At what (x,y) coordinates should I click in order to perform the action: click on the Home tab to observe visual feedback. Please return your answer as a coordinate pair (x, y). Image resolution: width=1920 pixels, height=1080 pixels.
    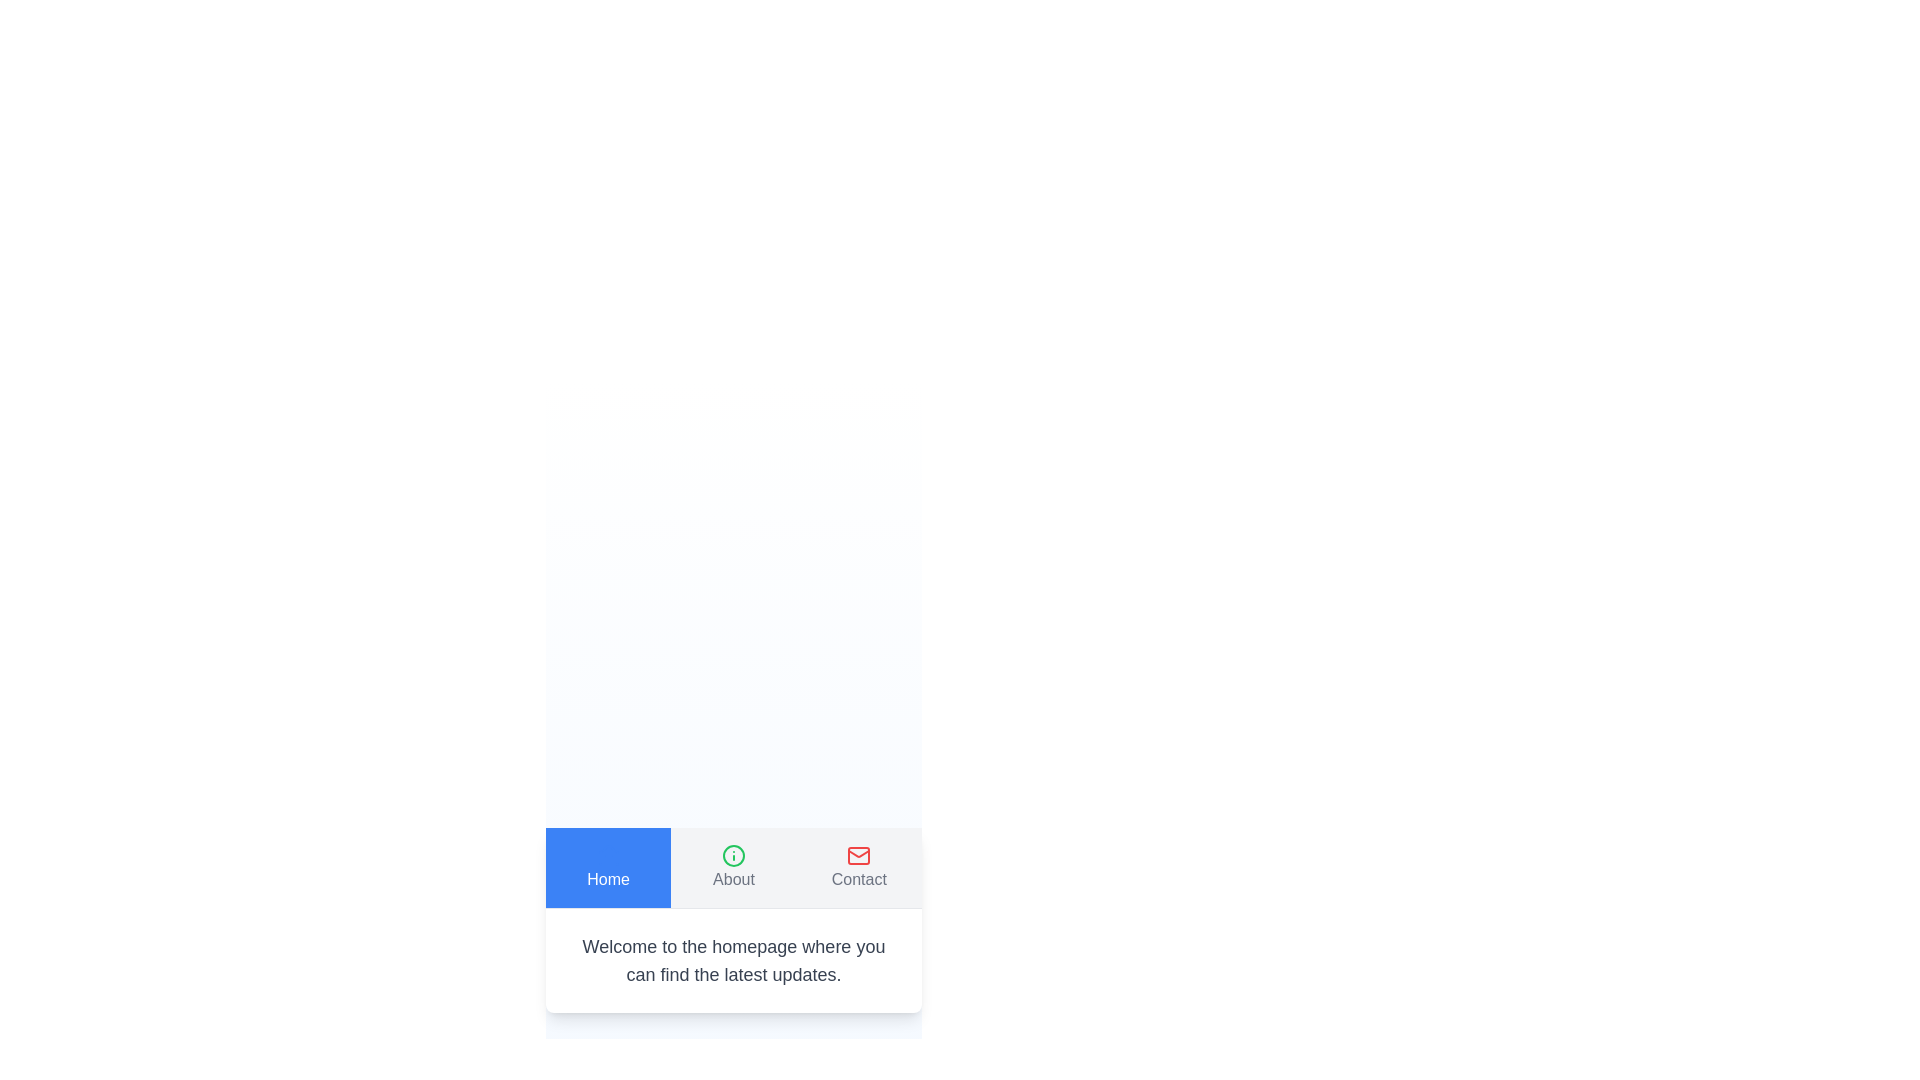
    Looking at the image, I should click on (607, 866).